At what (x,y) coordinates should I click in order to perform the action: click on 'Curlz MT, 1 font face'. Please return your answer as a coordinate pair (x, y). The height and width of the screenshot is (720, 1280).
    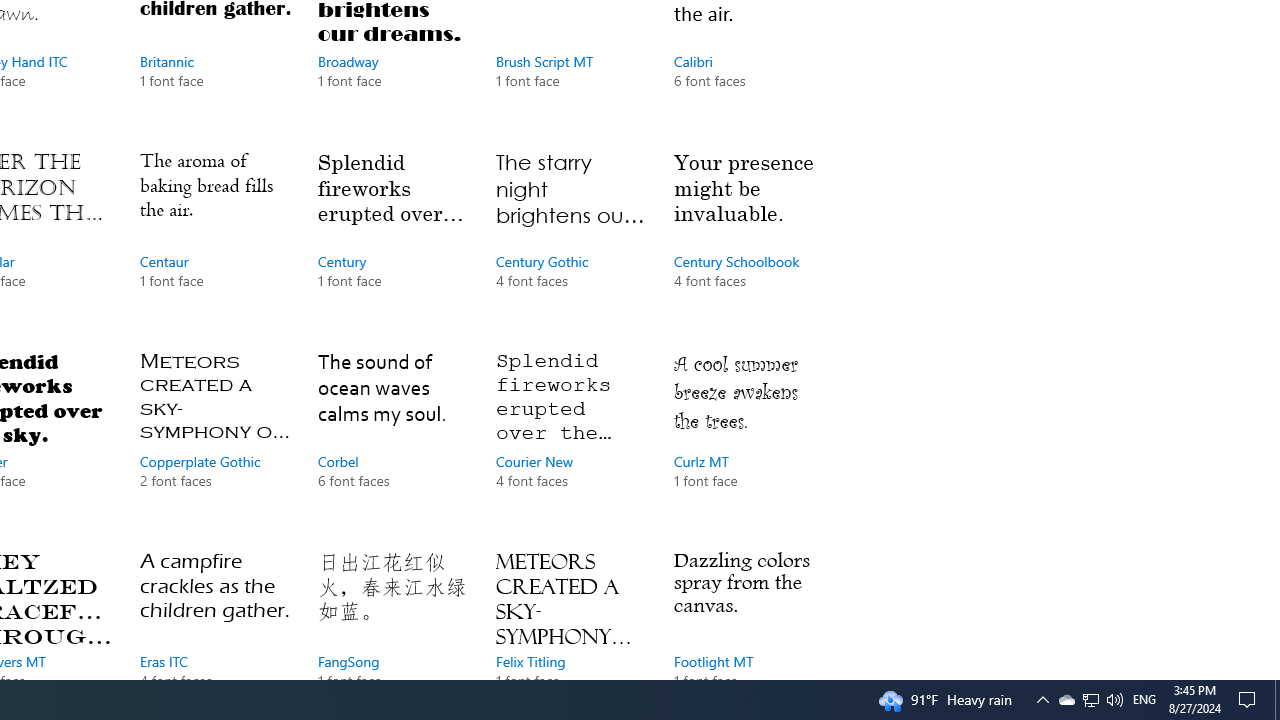
    Looking at the image, I should click on (747, 438).